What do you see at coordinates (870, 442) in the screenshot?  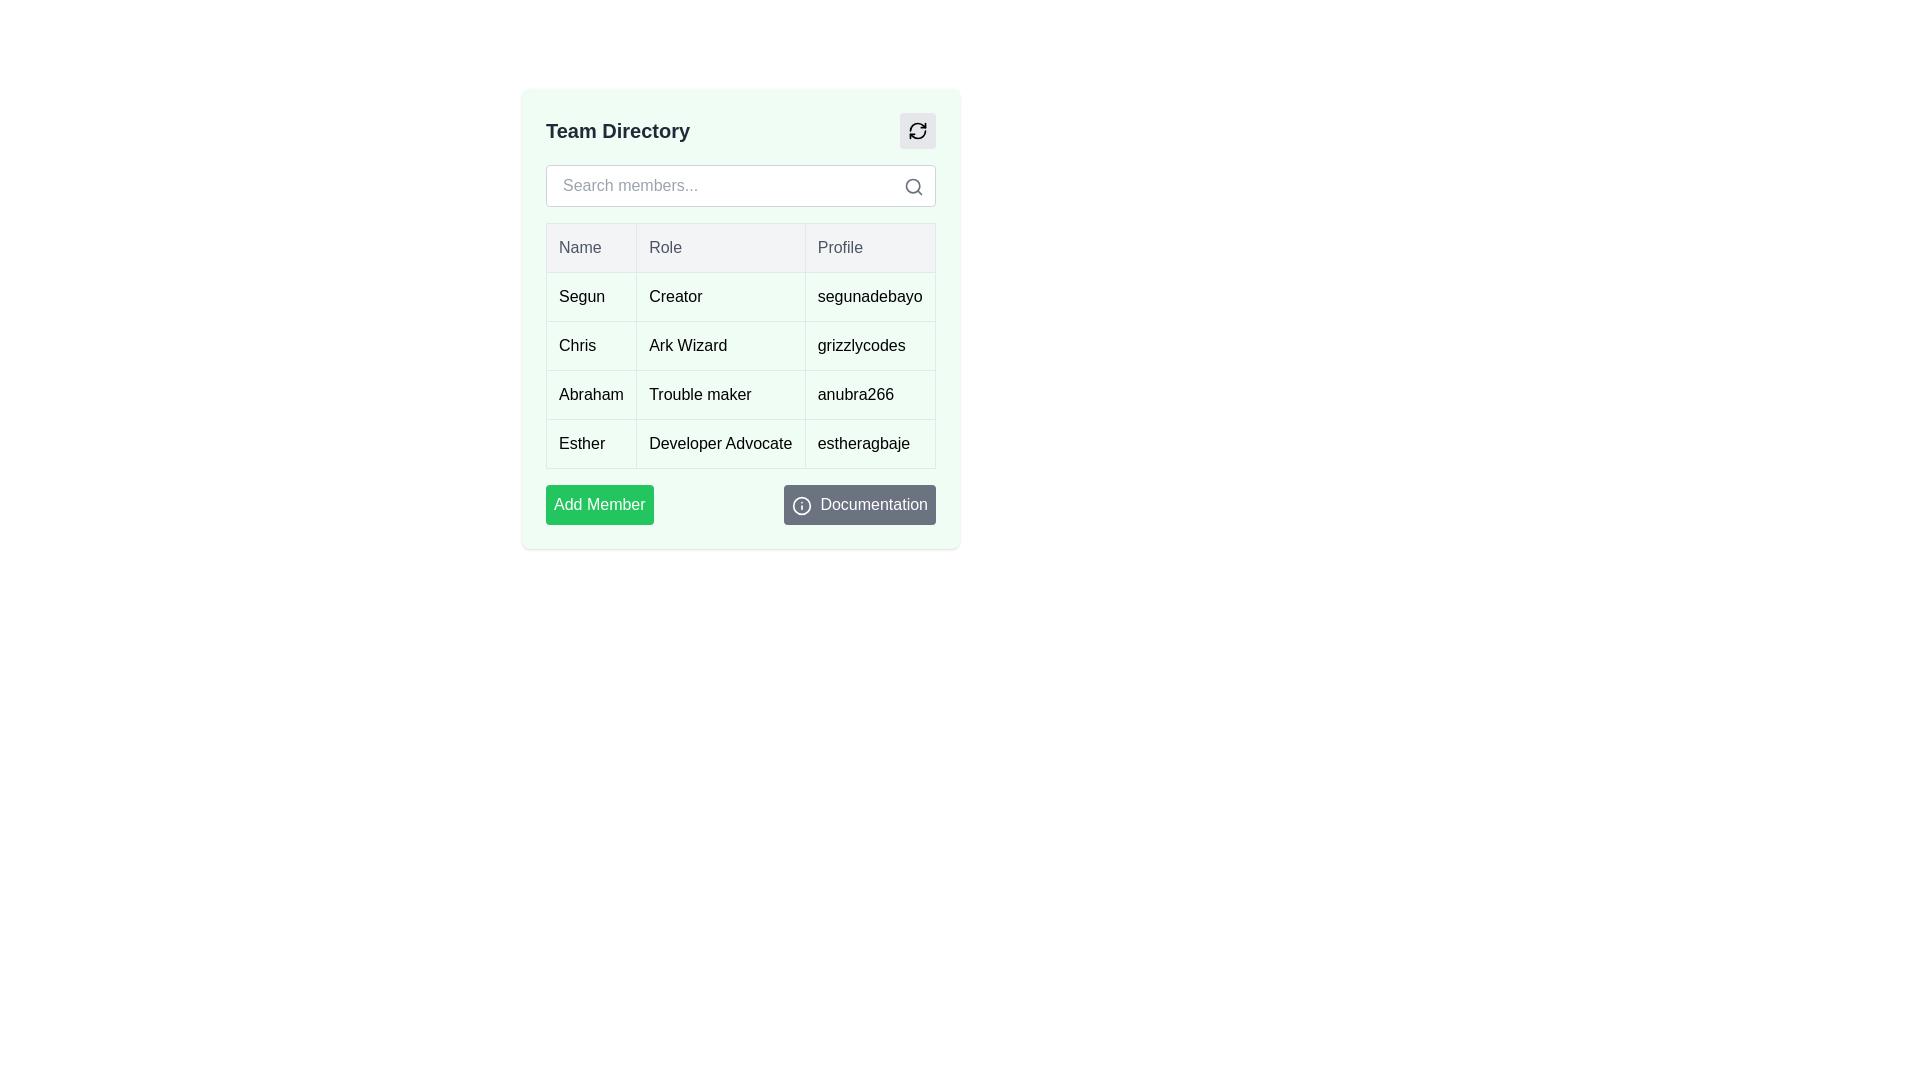 I see `the text label displaying 'estheragbaje' in the 'Profile' column of the structured table` at bounding box center [870, 442].